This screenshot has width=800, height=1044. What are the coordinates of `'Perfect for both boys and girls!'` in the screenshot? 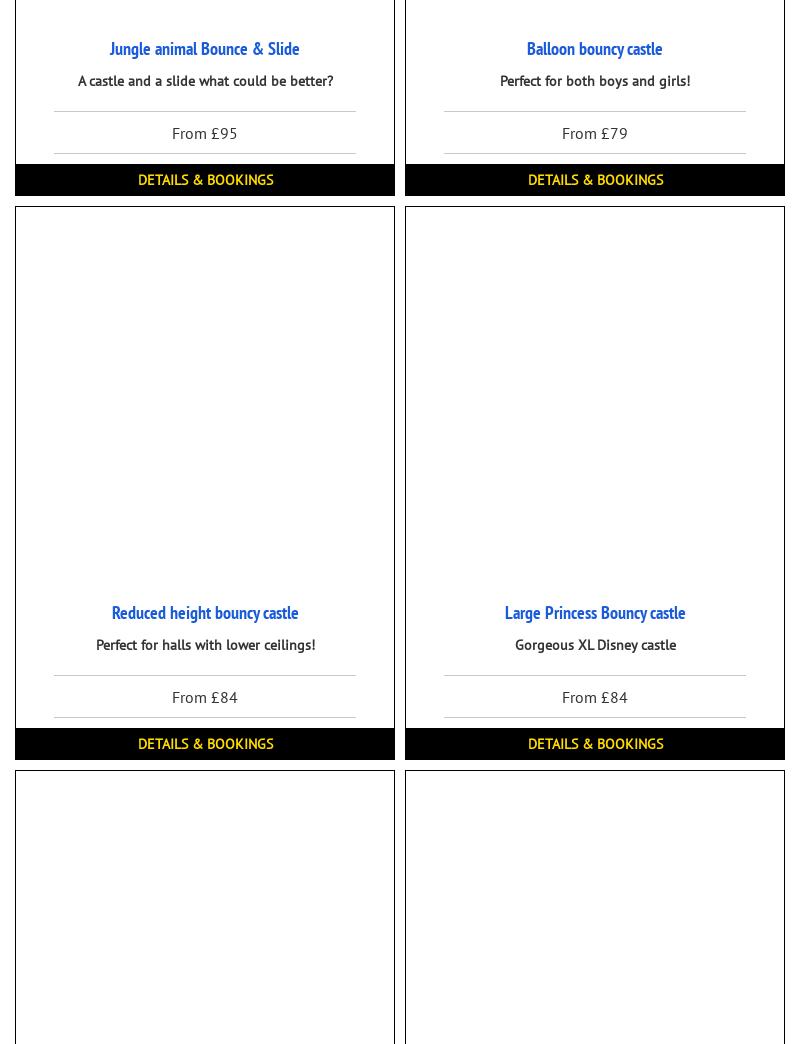 It's located at (594, 81).